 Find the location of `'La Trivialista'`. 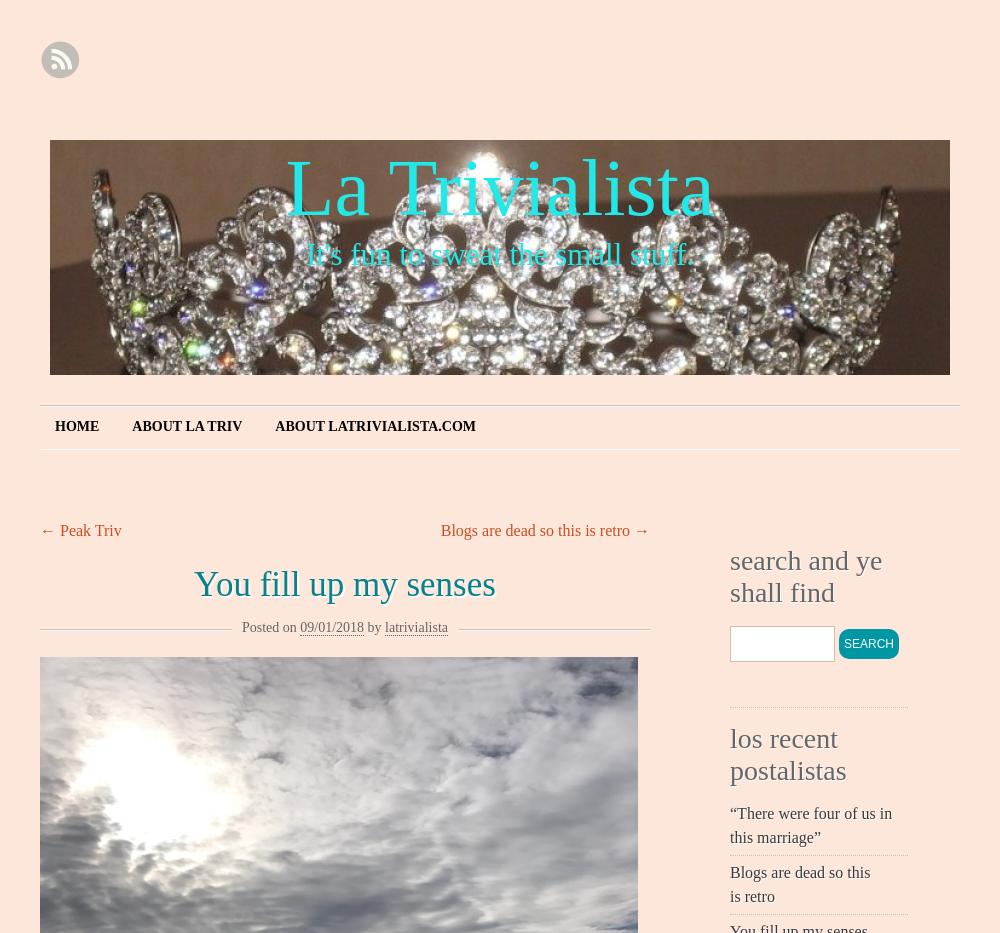

'La Trivialista' is located at coordinates (498, 187).